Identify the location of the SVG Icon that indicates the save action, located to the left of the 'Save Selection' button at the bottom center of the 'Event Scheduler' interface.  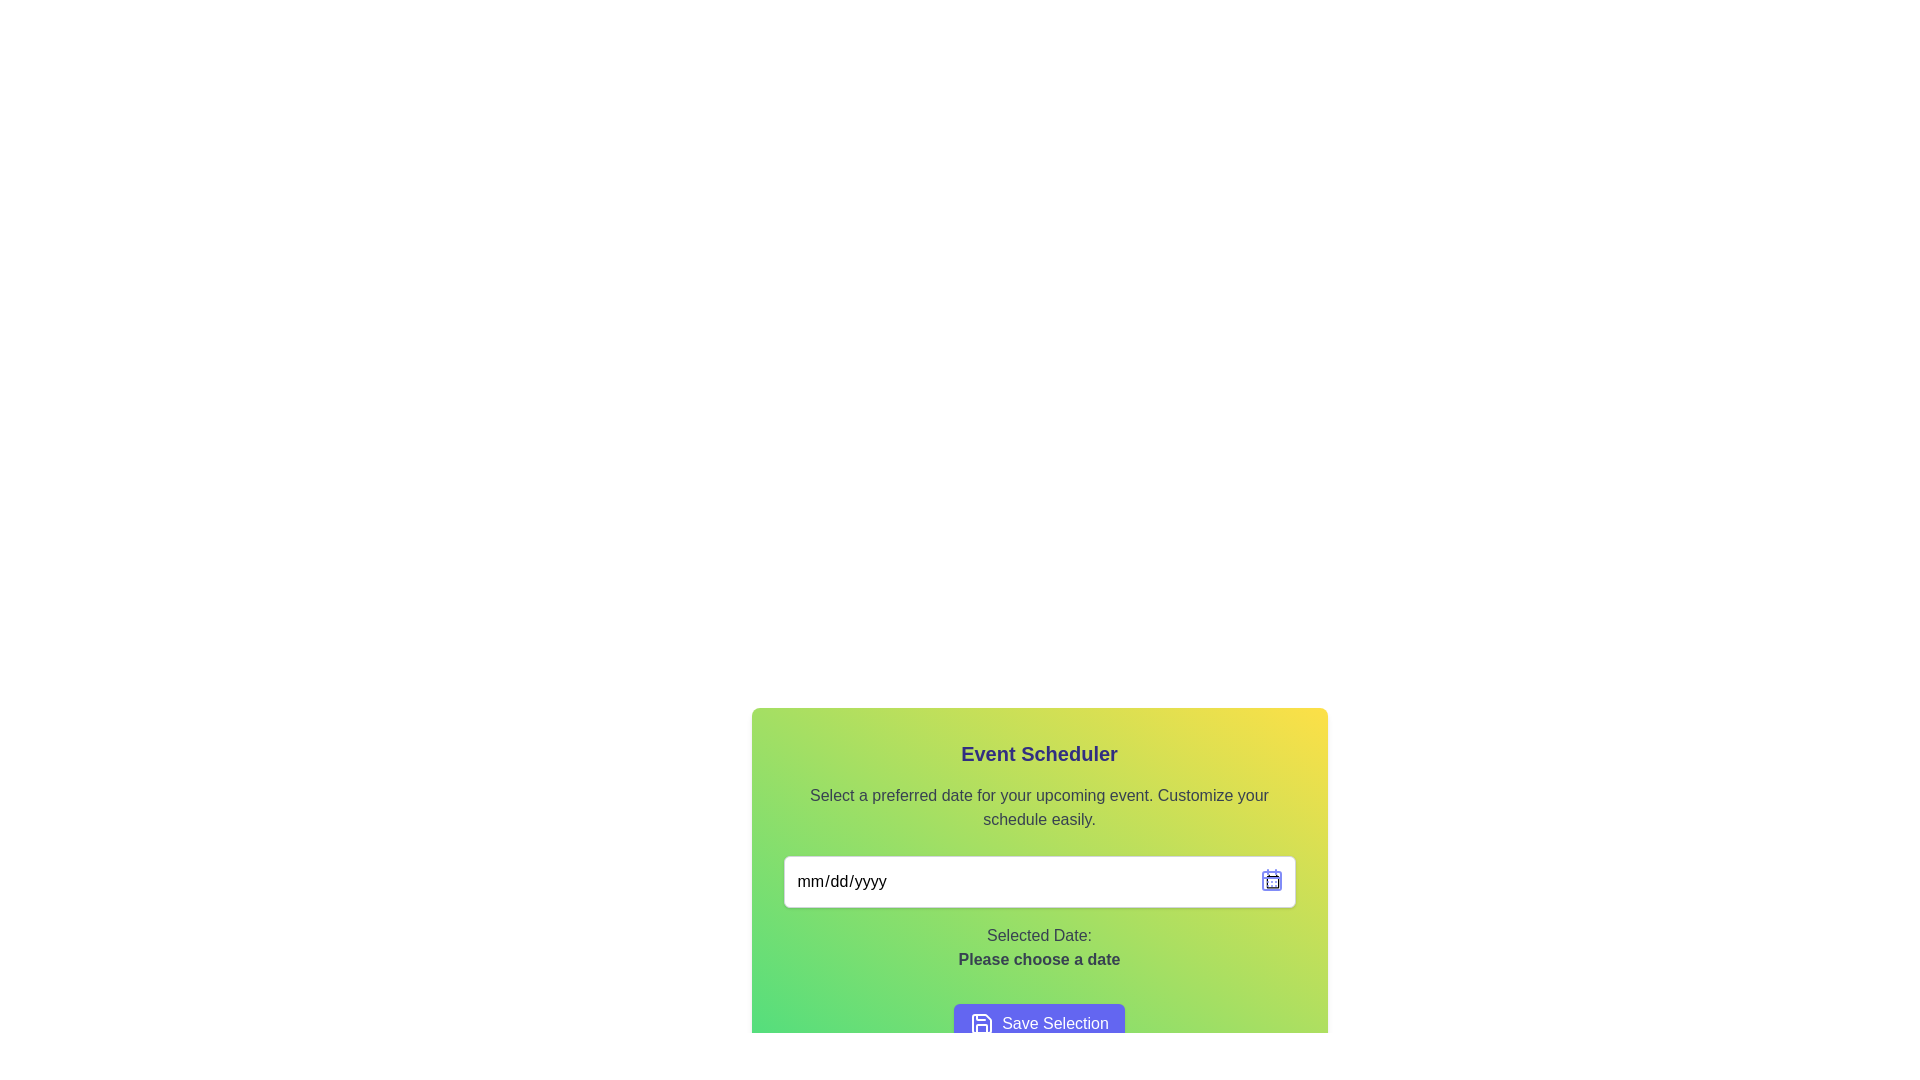
(982, 1023).